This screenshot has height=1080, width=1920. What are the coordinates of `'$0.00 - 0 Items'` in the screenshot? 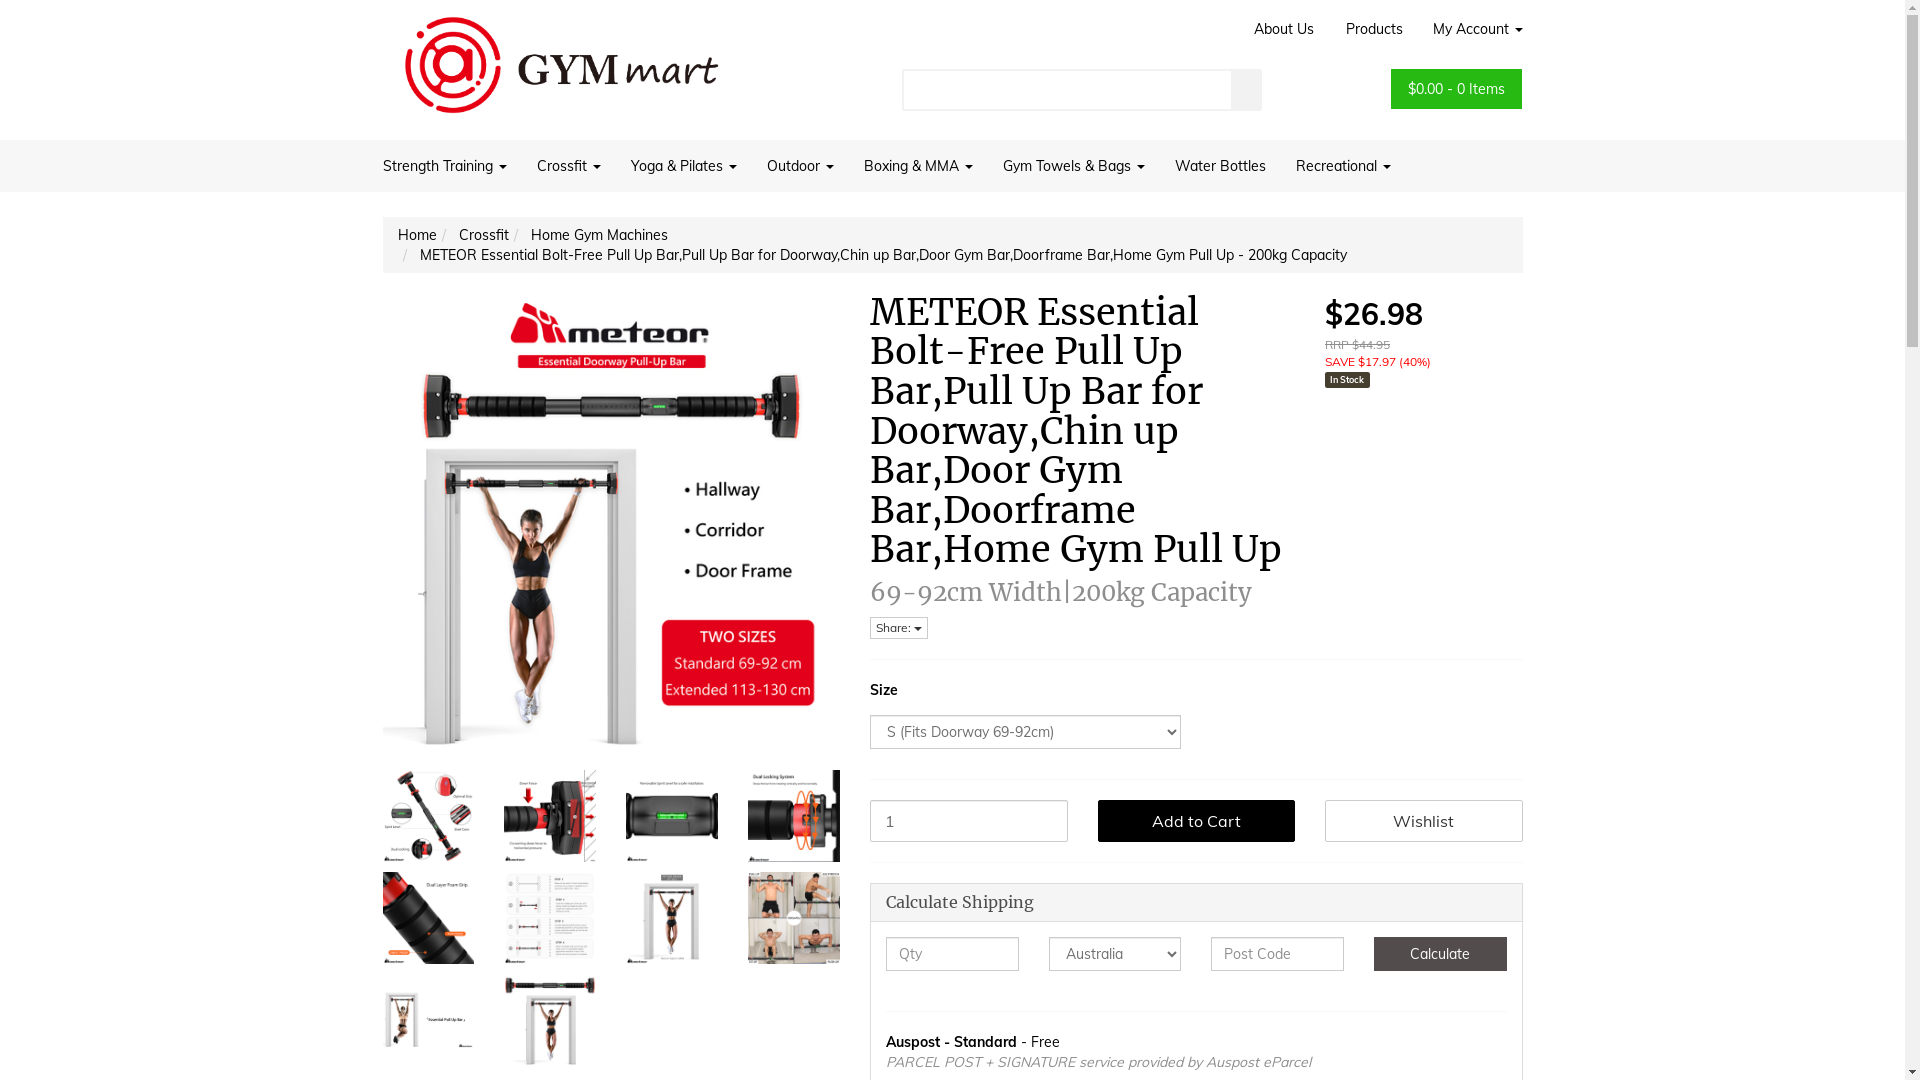 It's located at (1456, 87).